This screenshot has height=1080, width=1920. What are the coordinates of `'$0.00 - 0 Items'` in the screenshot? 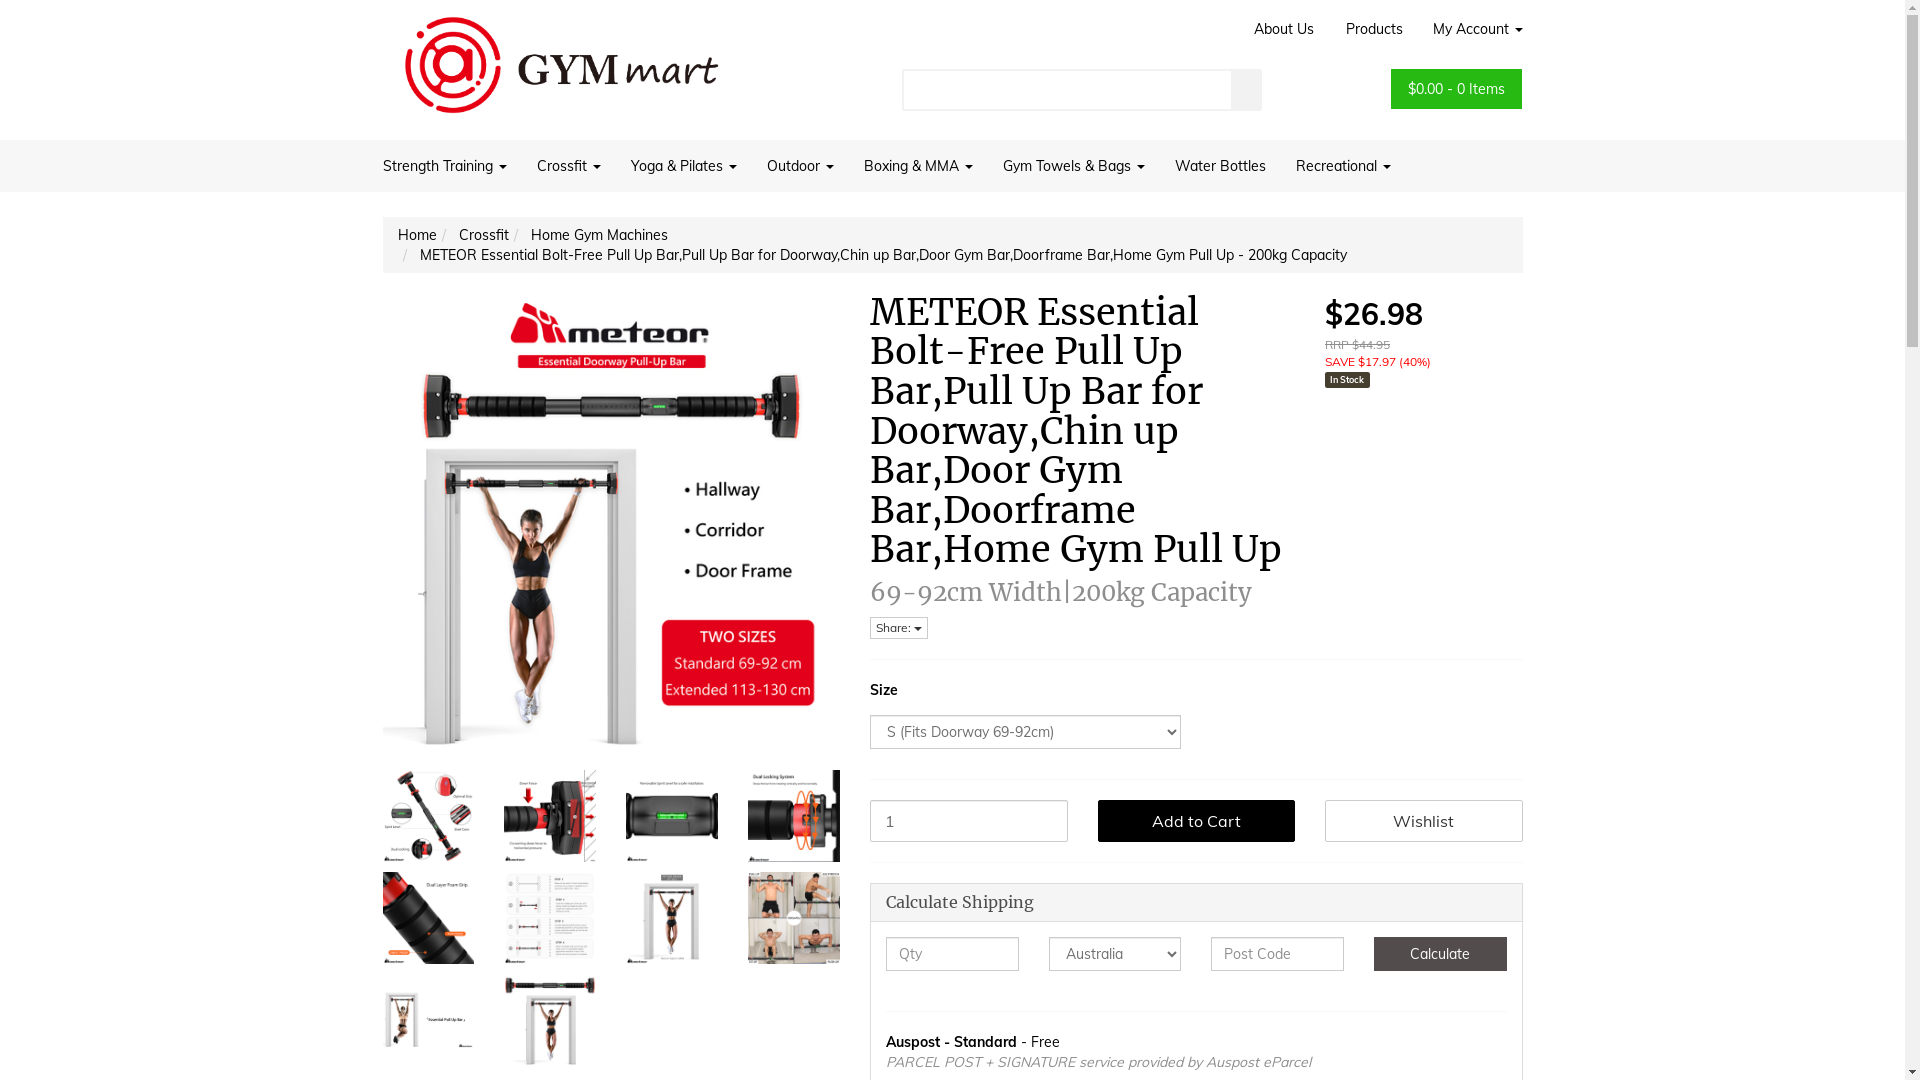 It's located at (1456, 87).